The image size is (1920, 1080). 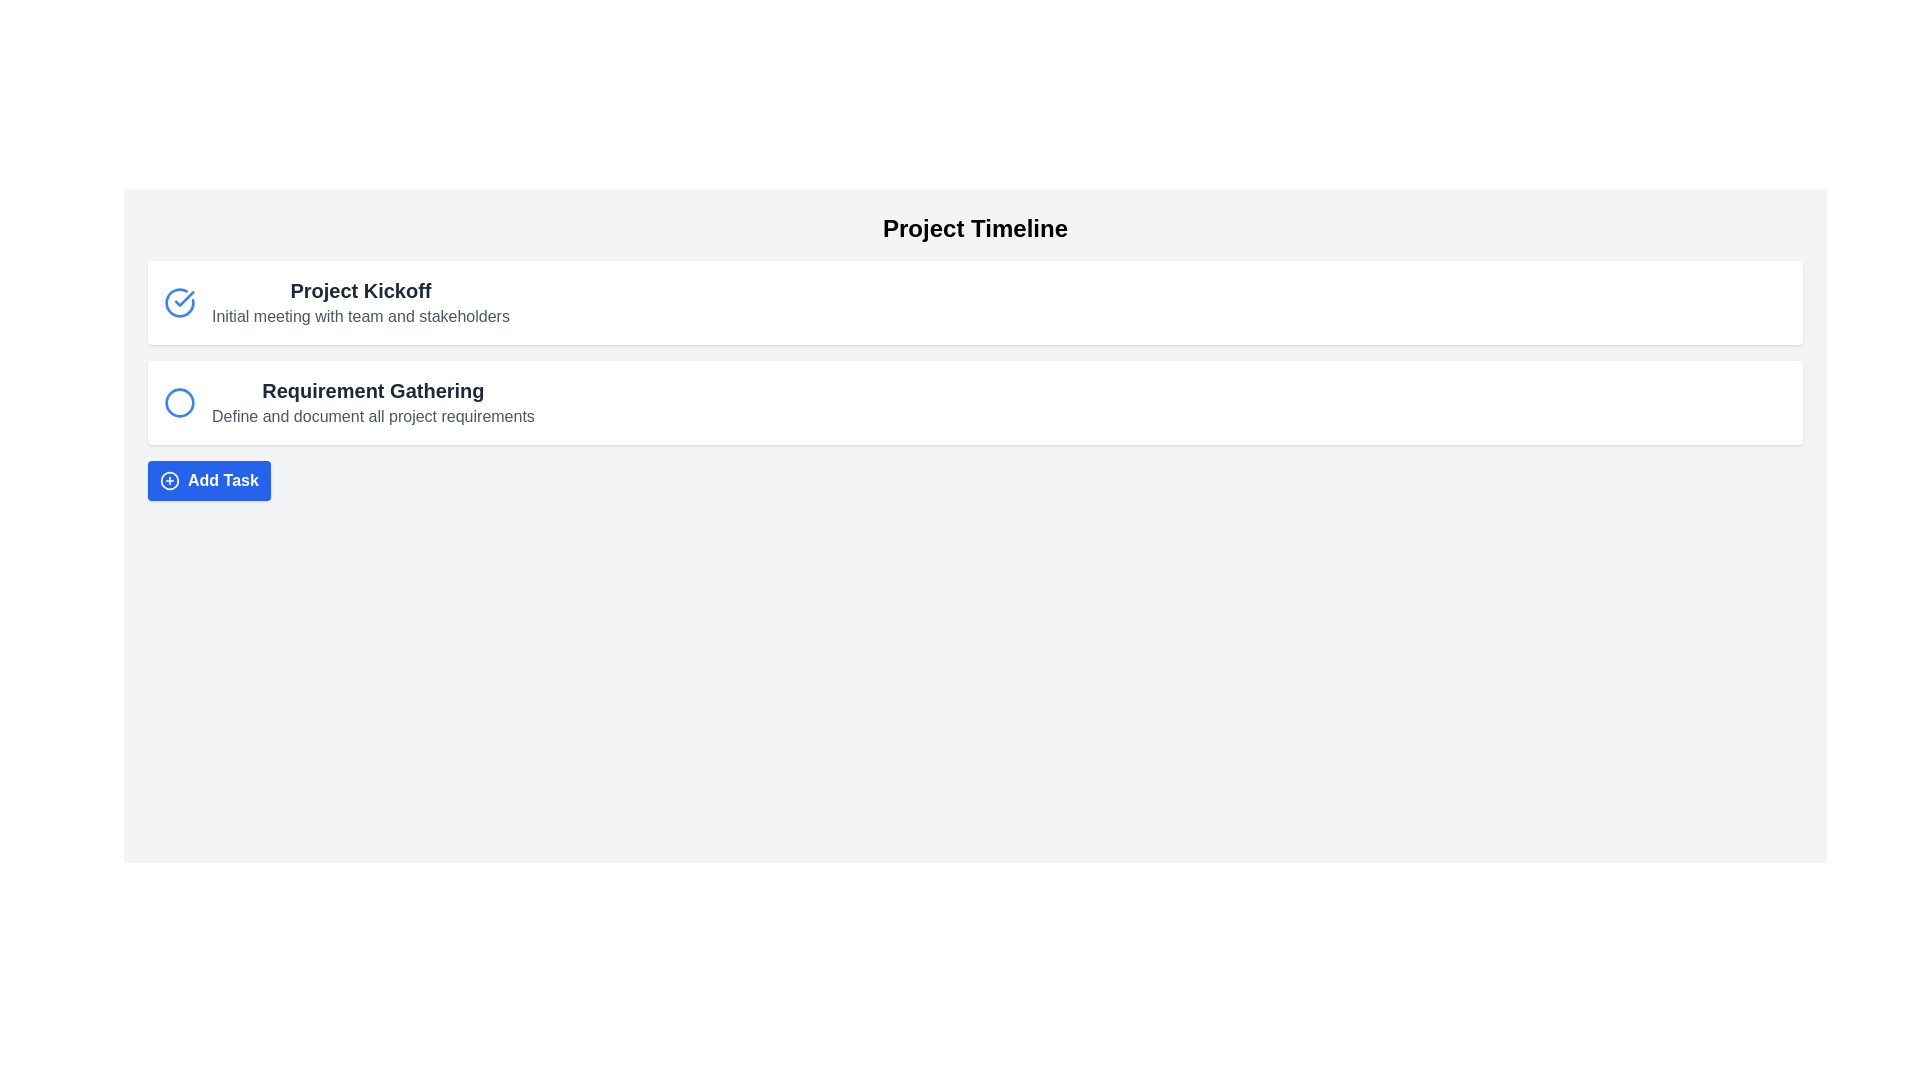 I want to click on the circular icon with a plus sign located within the 'Add Task' button, positioned to the left of the button's text, so click(x=169, y=481).